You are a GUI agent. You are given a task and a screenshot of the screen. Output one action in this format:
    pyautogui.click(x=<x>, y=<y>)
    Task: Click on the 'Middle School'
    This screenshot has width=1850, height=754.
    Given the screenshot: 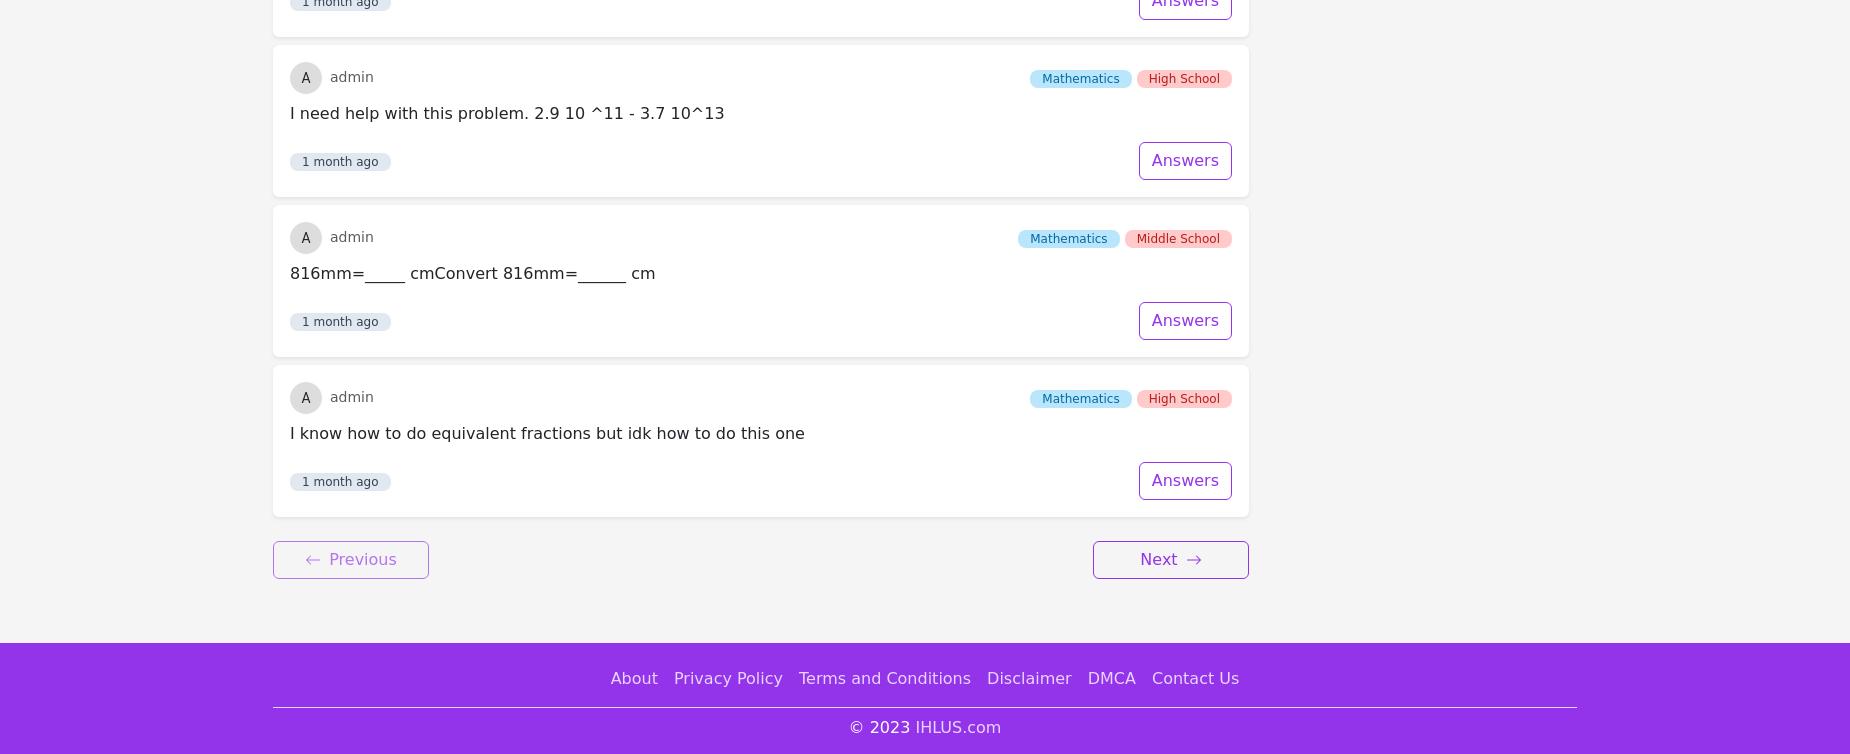 What is the action you would take?
    pyautogui.click(x=1177, y=26)
    